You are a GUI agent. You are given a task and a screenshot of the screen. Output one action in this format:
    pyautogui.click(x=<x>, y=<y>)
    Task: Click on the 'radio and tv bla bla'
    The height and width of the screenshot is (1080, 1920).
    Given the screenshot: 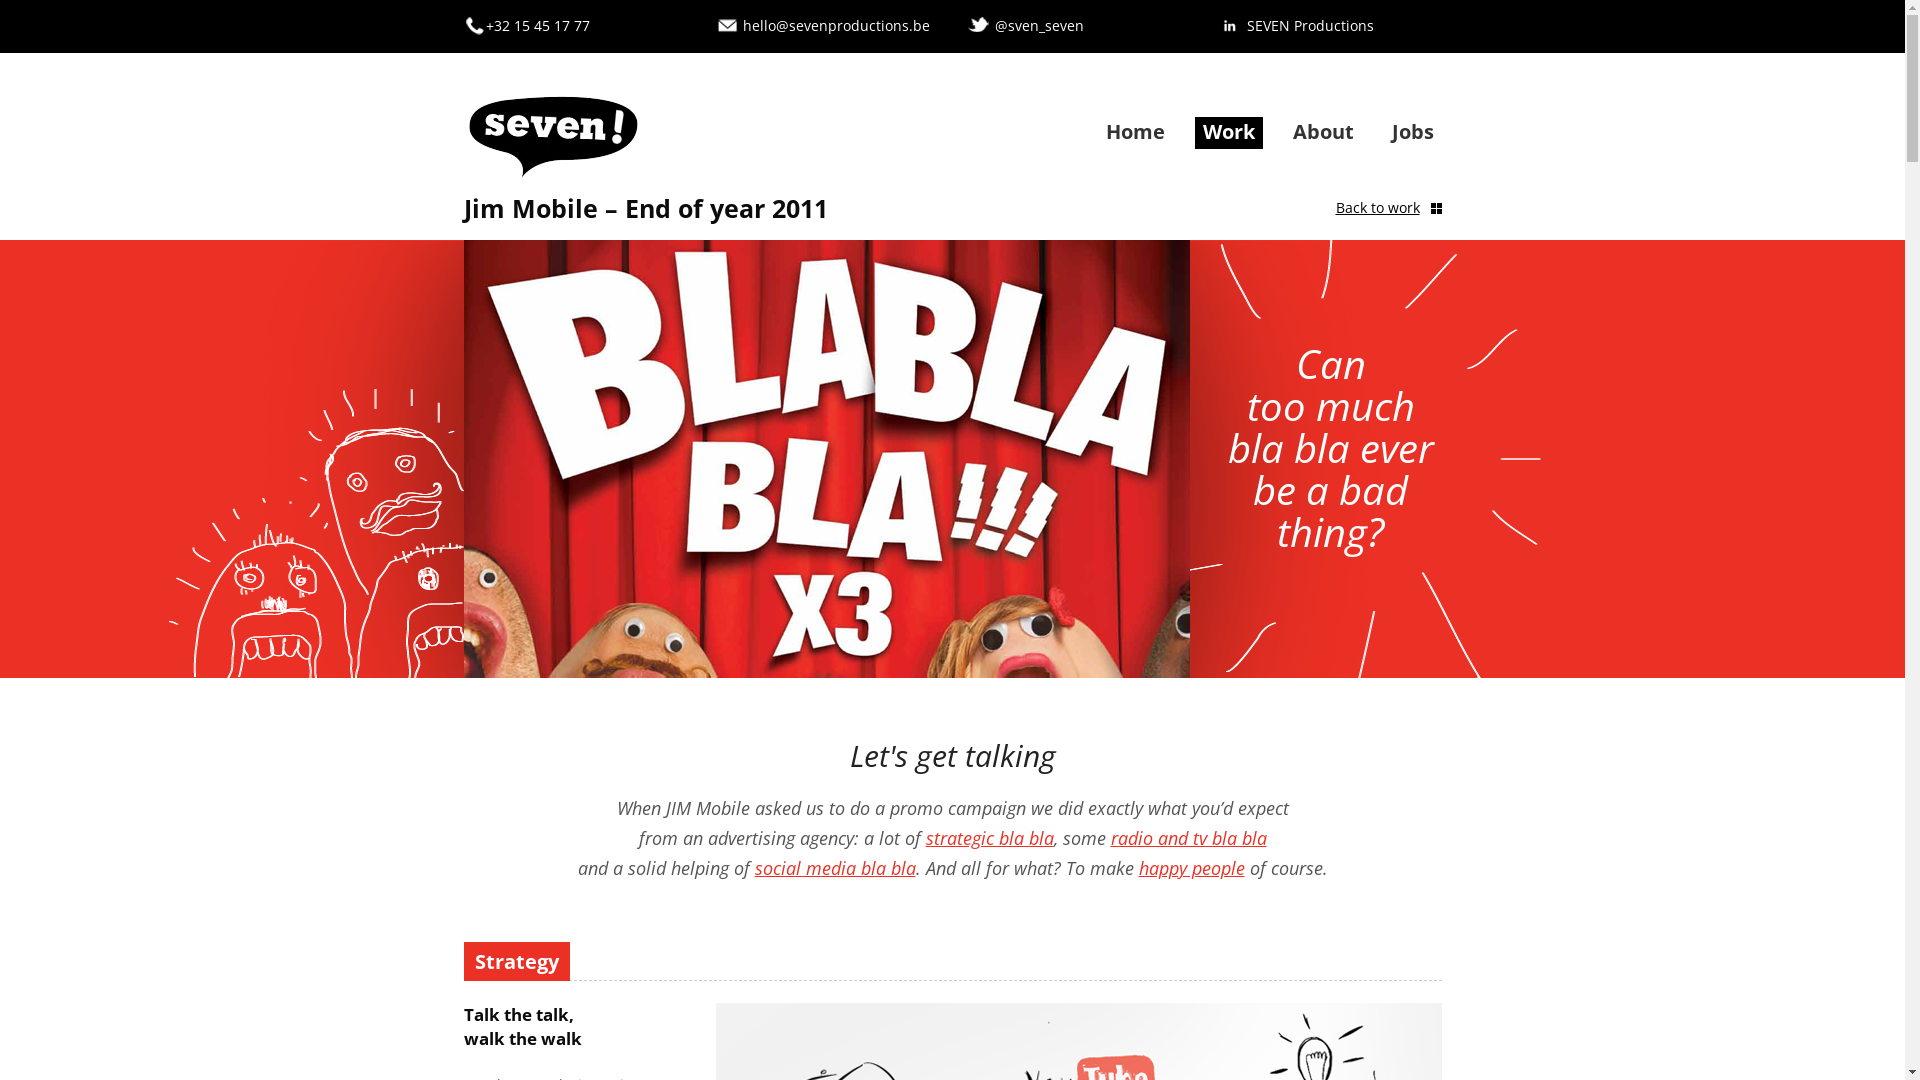 What is the action you would take?
    pyautogui.click(x=1188, y=837)
    